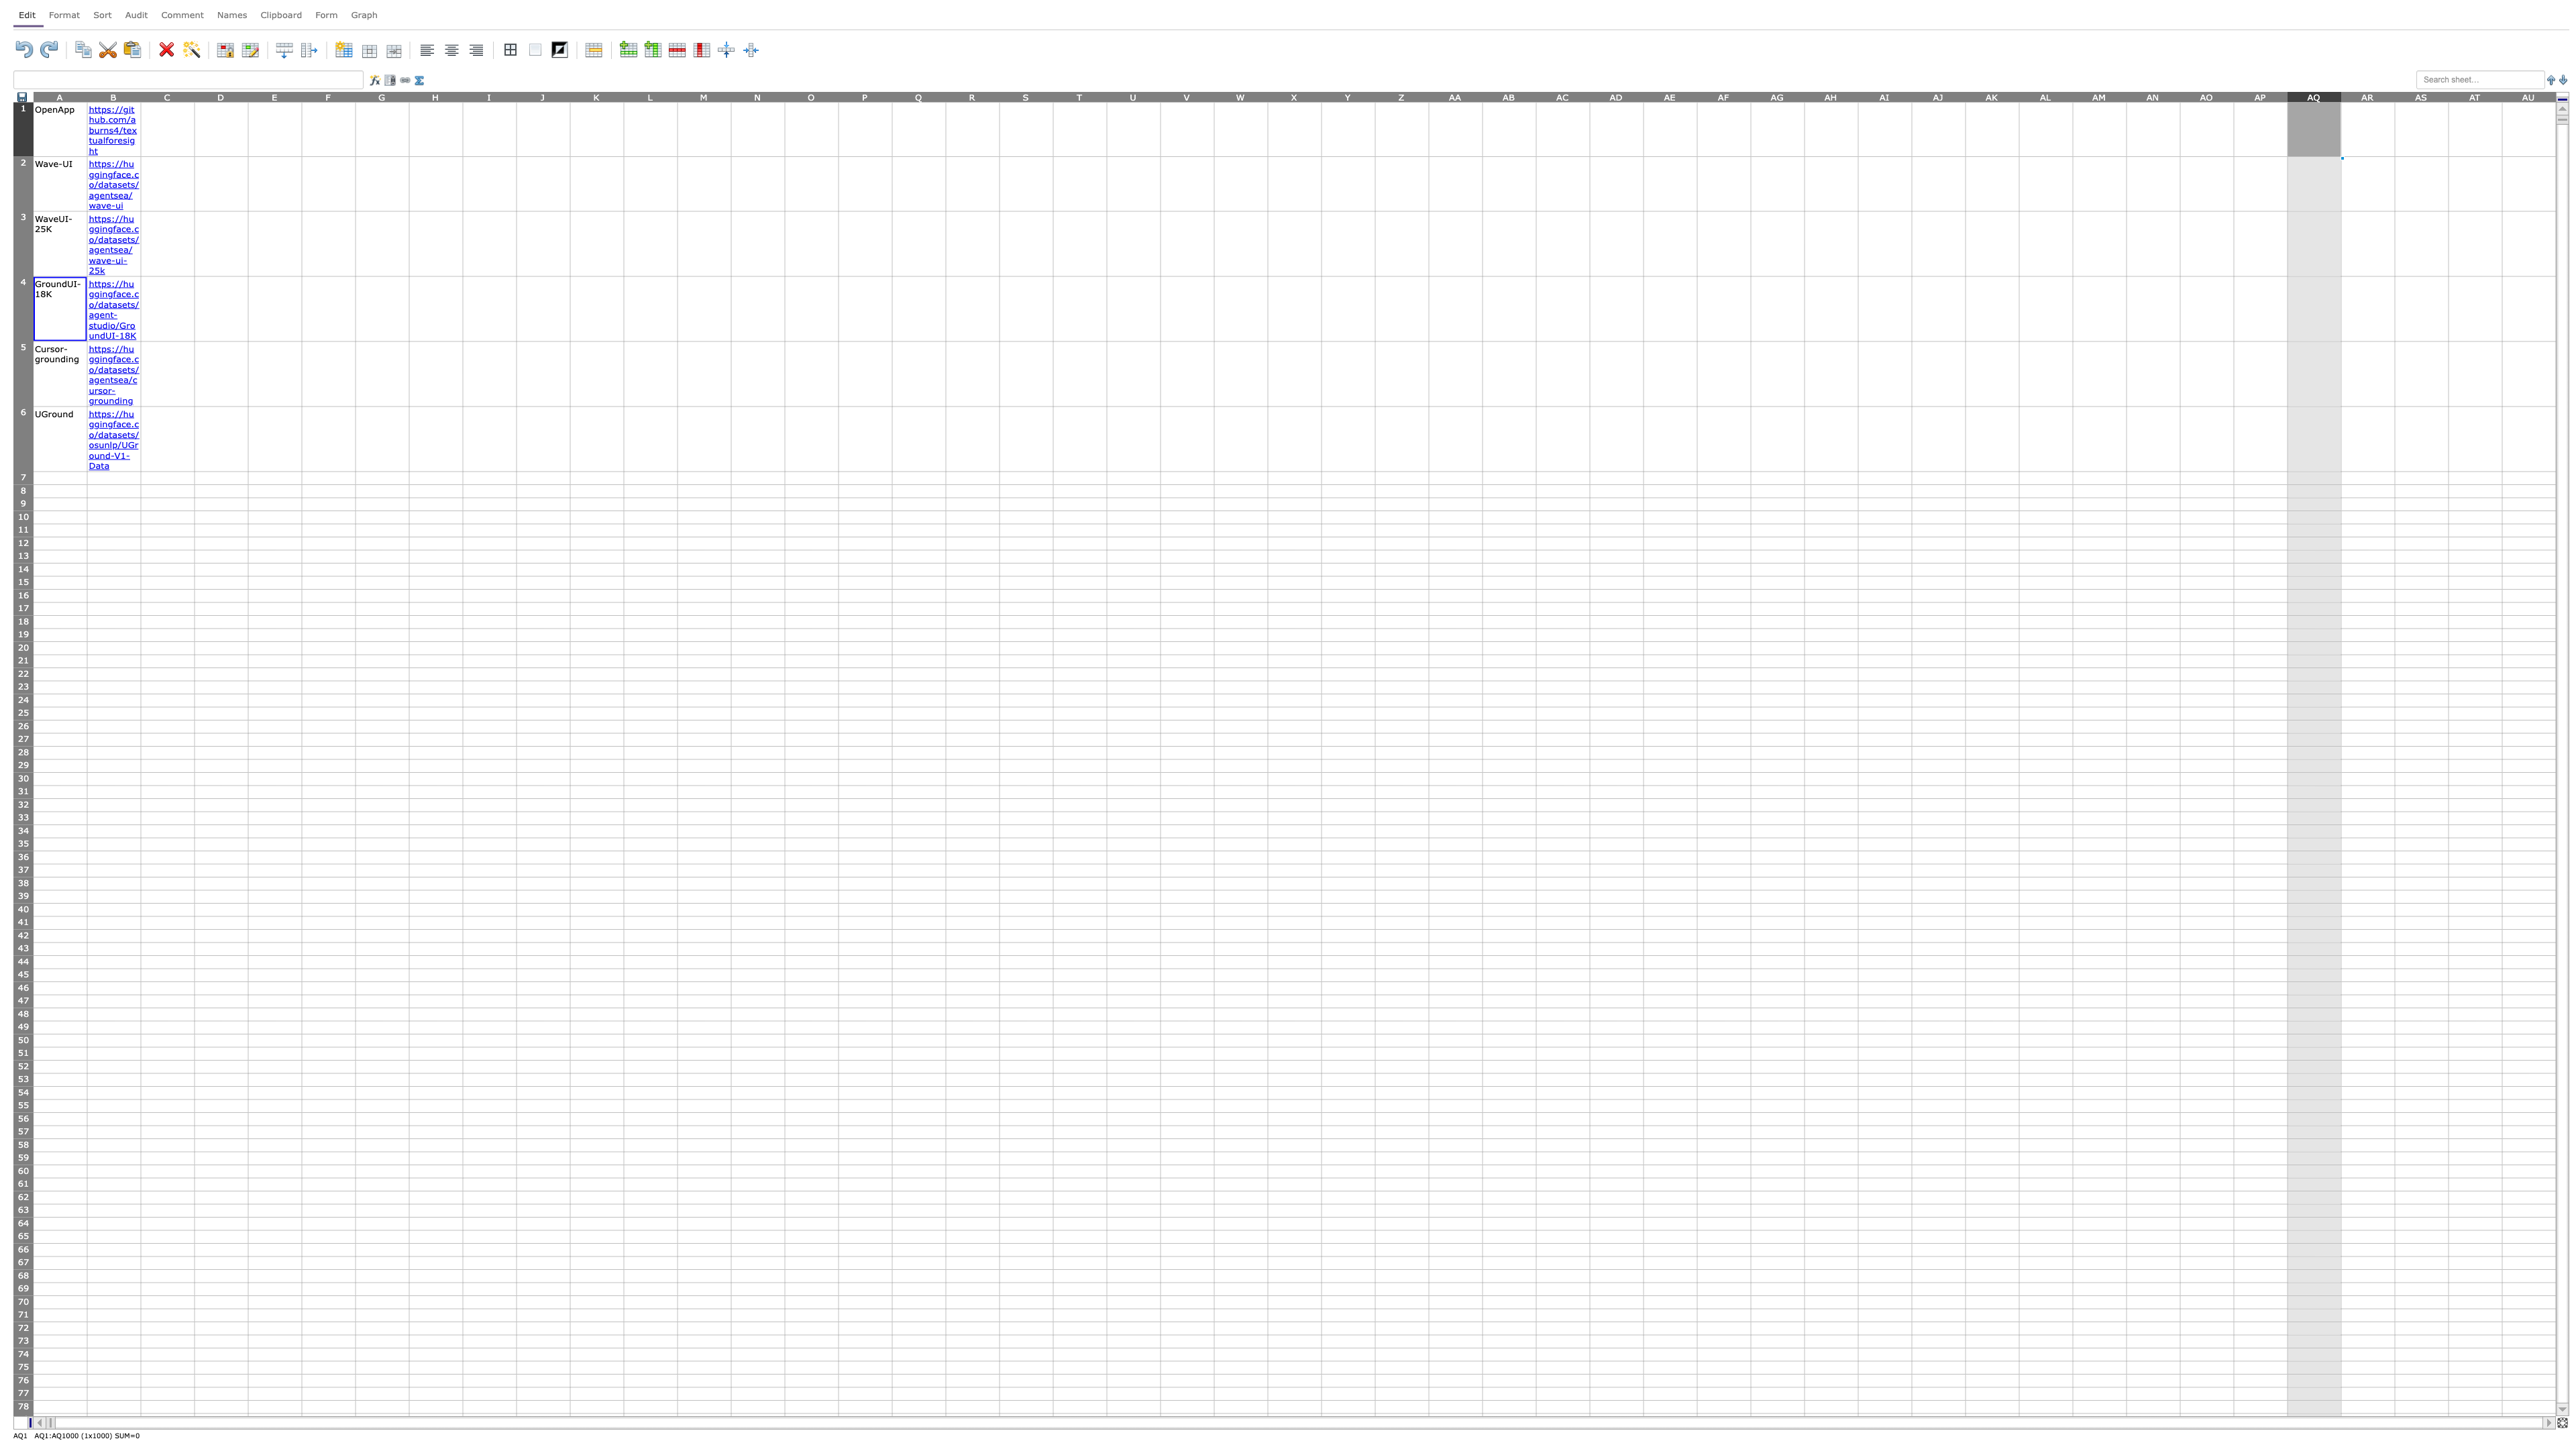  Describe the element at coordinates (2420, 95) in the screenshot. I see `column AS` at that location.